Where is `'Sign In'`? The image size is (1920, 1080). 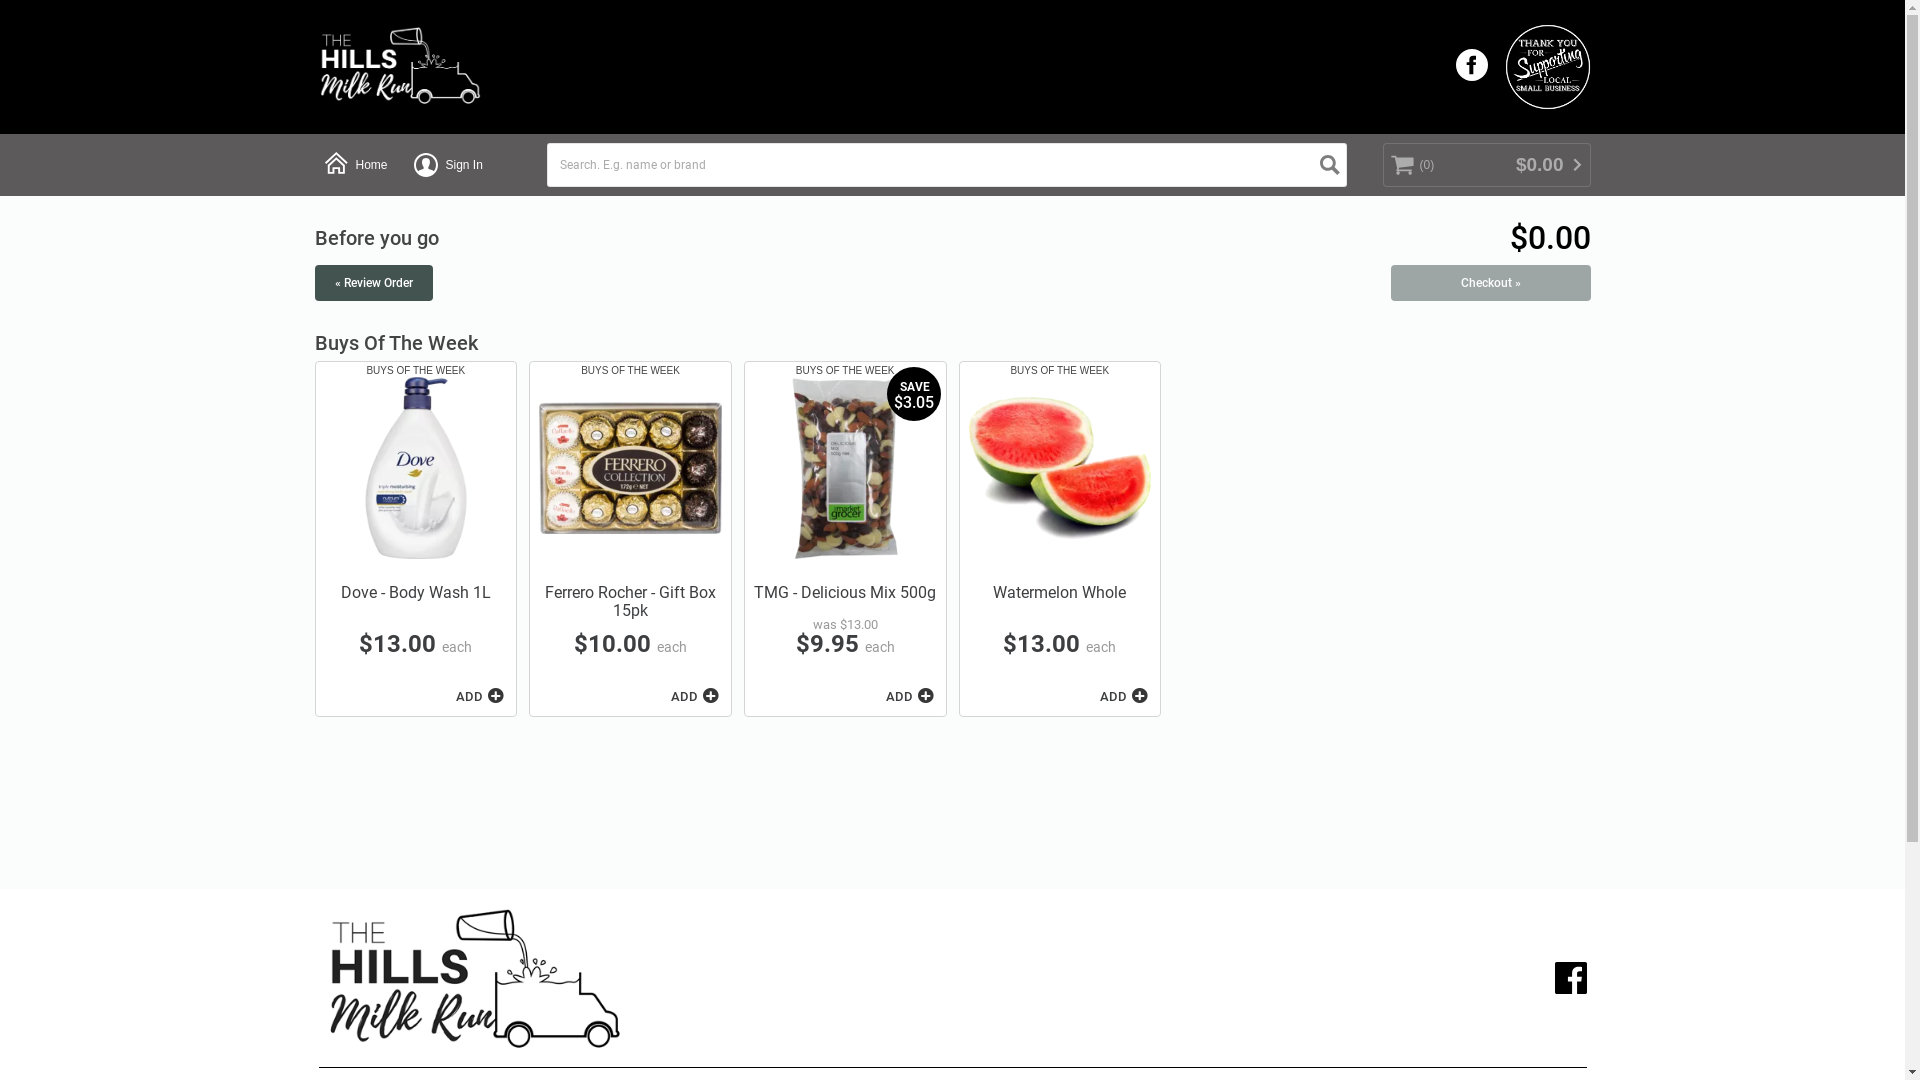
'Sign In' is located at coordinates (447, 164).